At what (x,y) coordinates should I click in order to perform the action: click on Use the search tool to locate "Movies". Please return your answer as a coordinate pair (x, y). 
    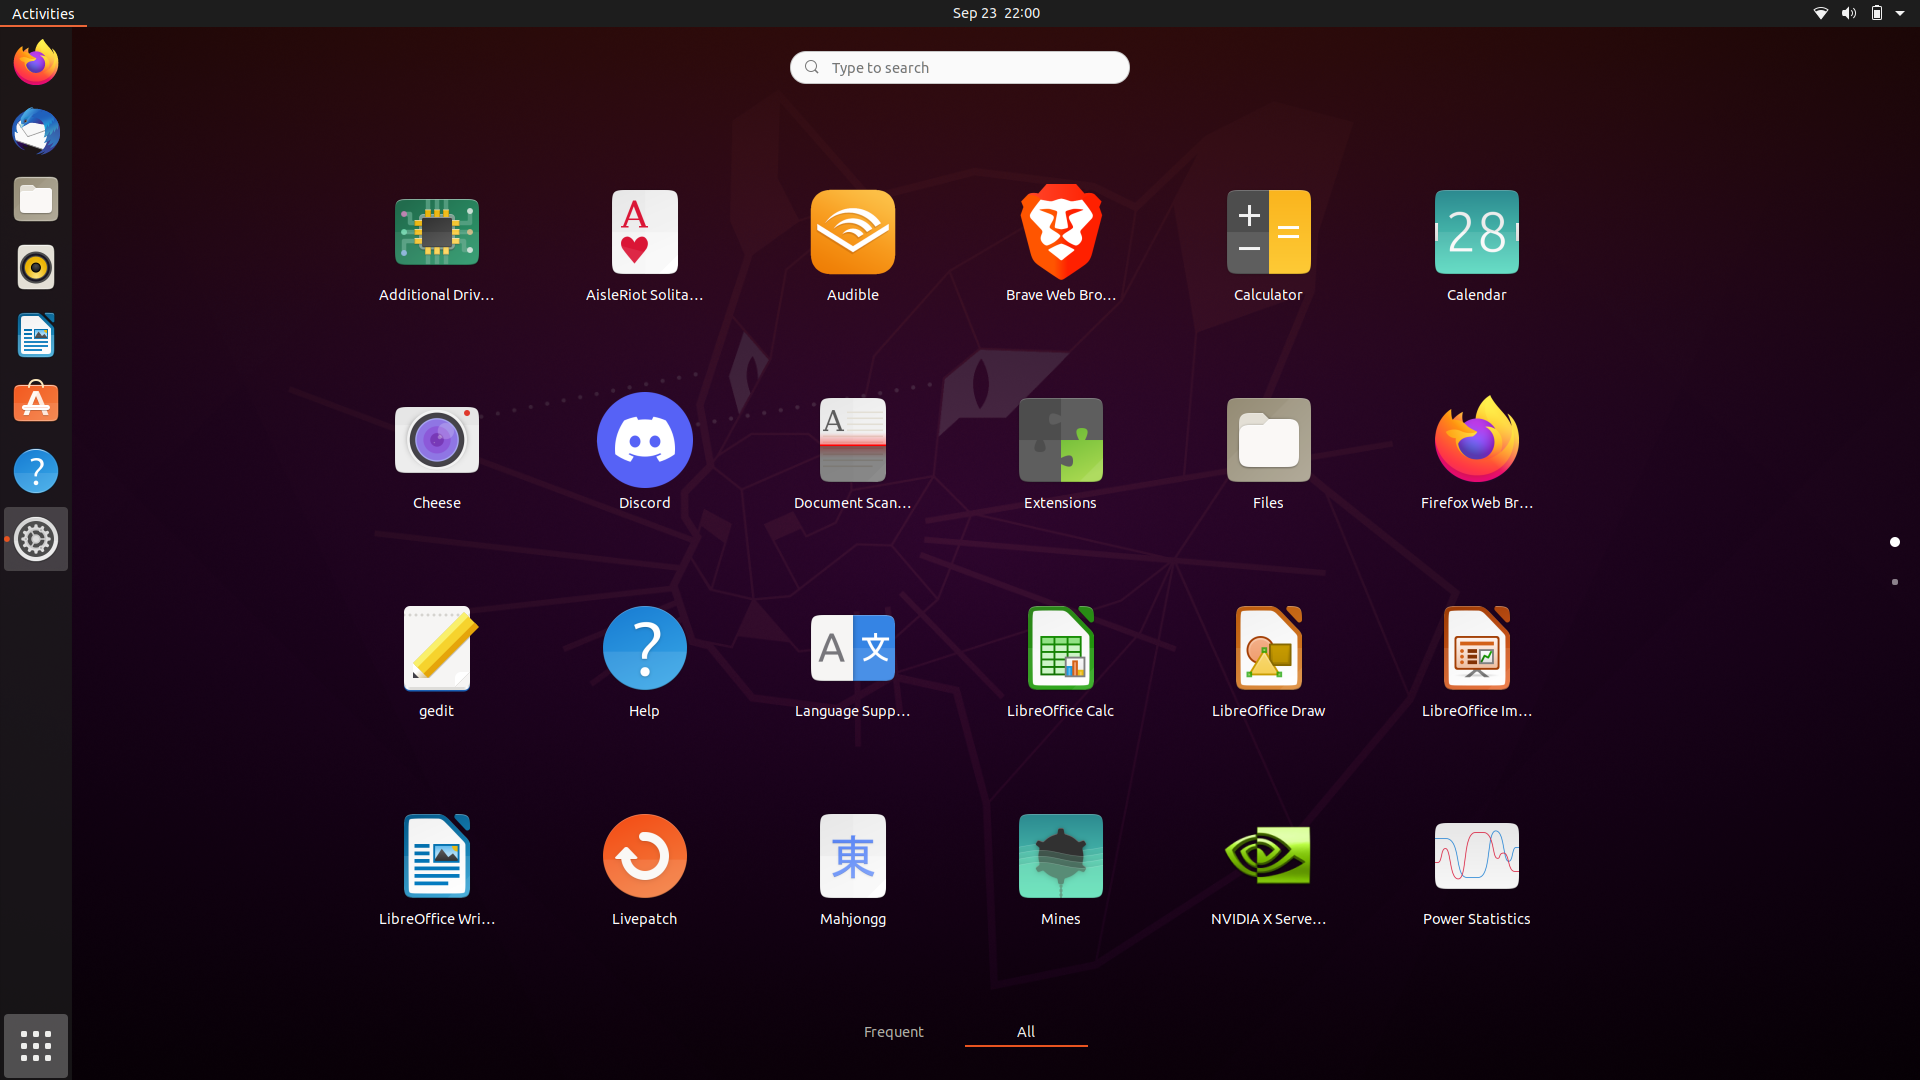
    Looking at the image, I should click on (958, 65).